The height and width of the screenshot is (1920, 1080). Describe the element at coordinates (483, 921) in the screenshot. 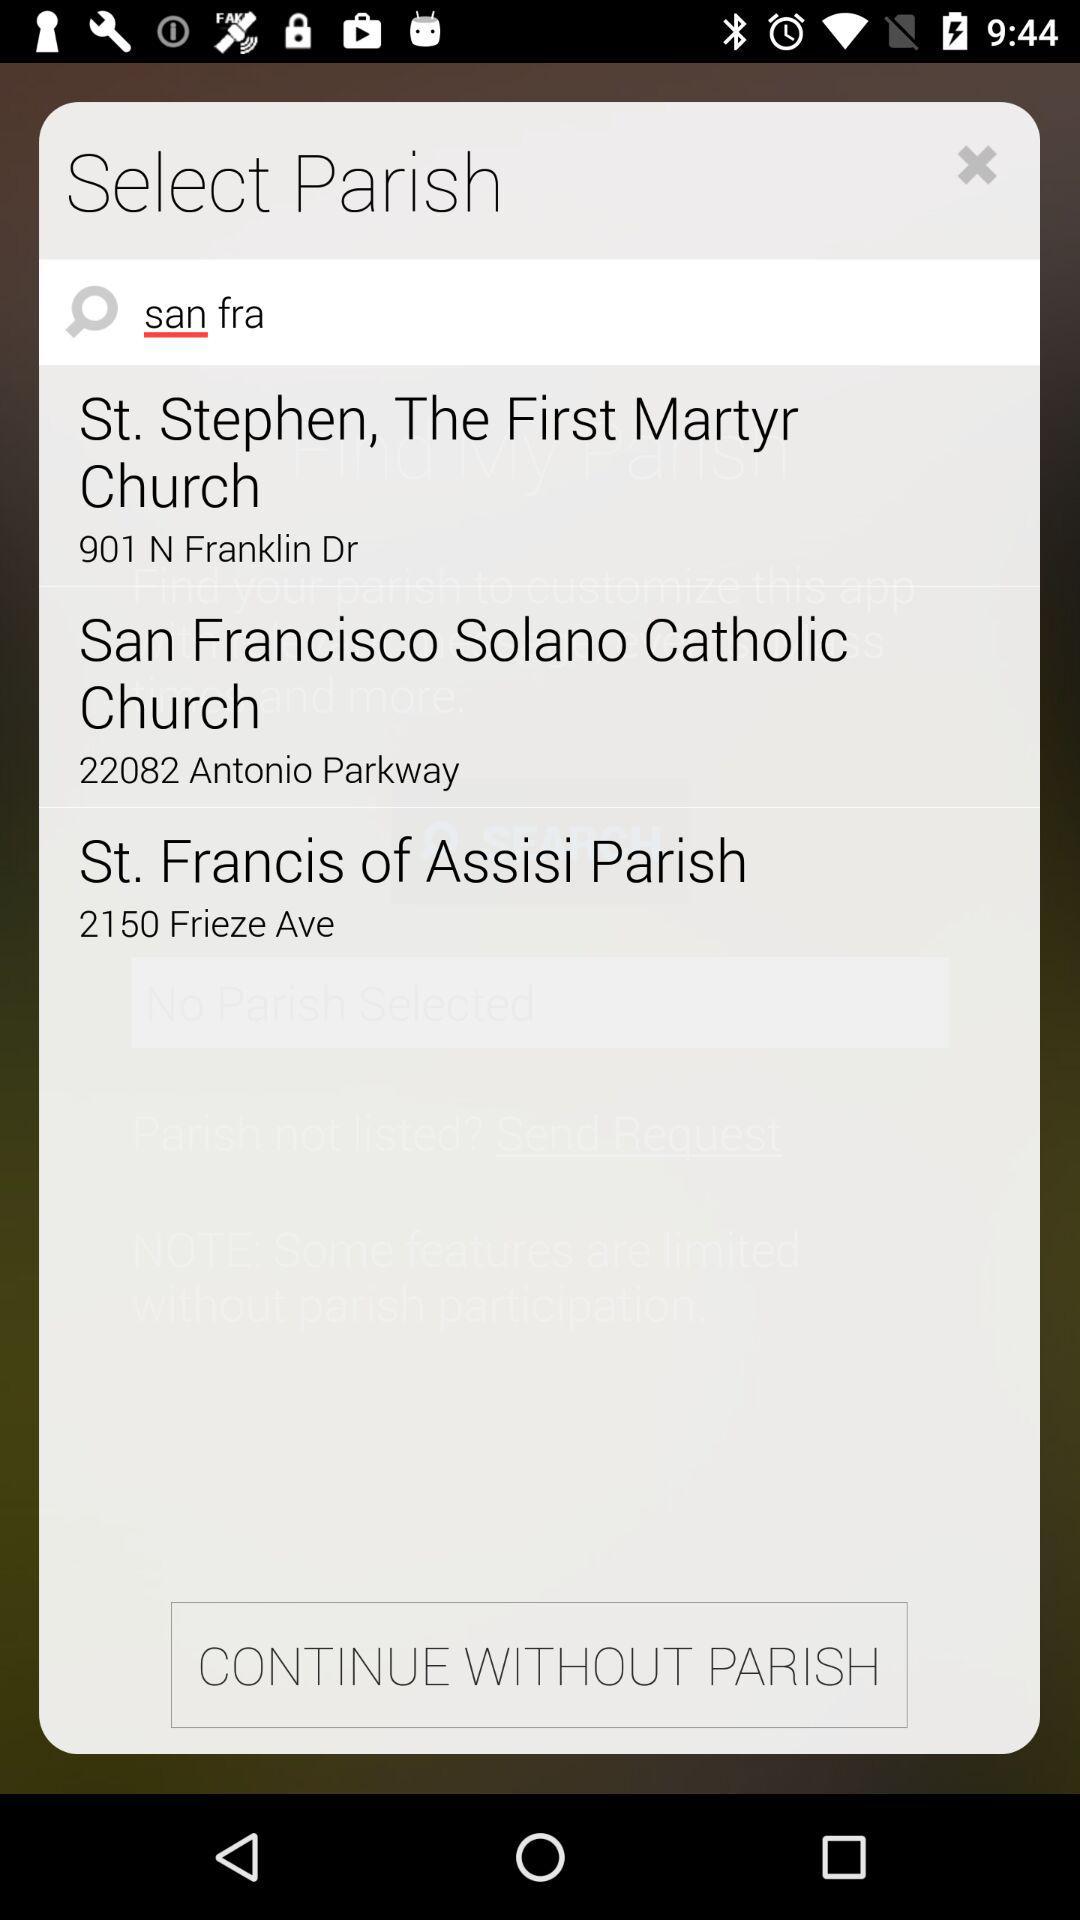

I see `2150 frieze ave` at that location.